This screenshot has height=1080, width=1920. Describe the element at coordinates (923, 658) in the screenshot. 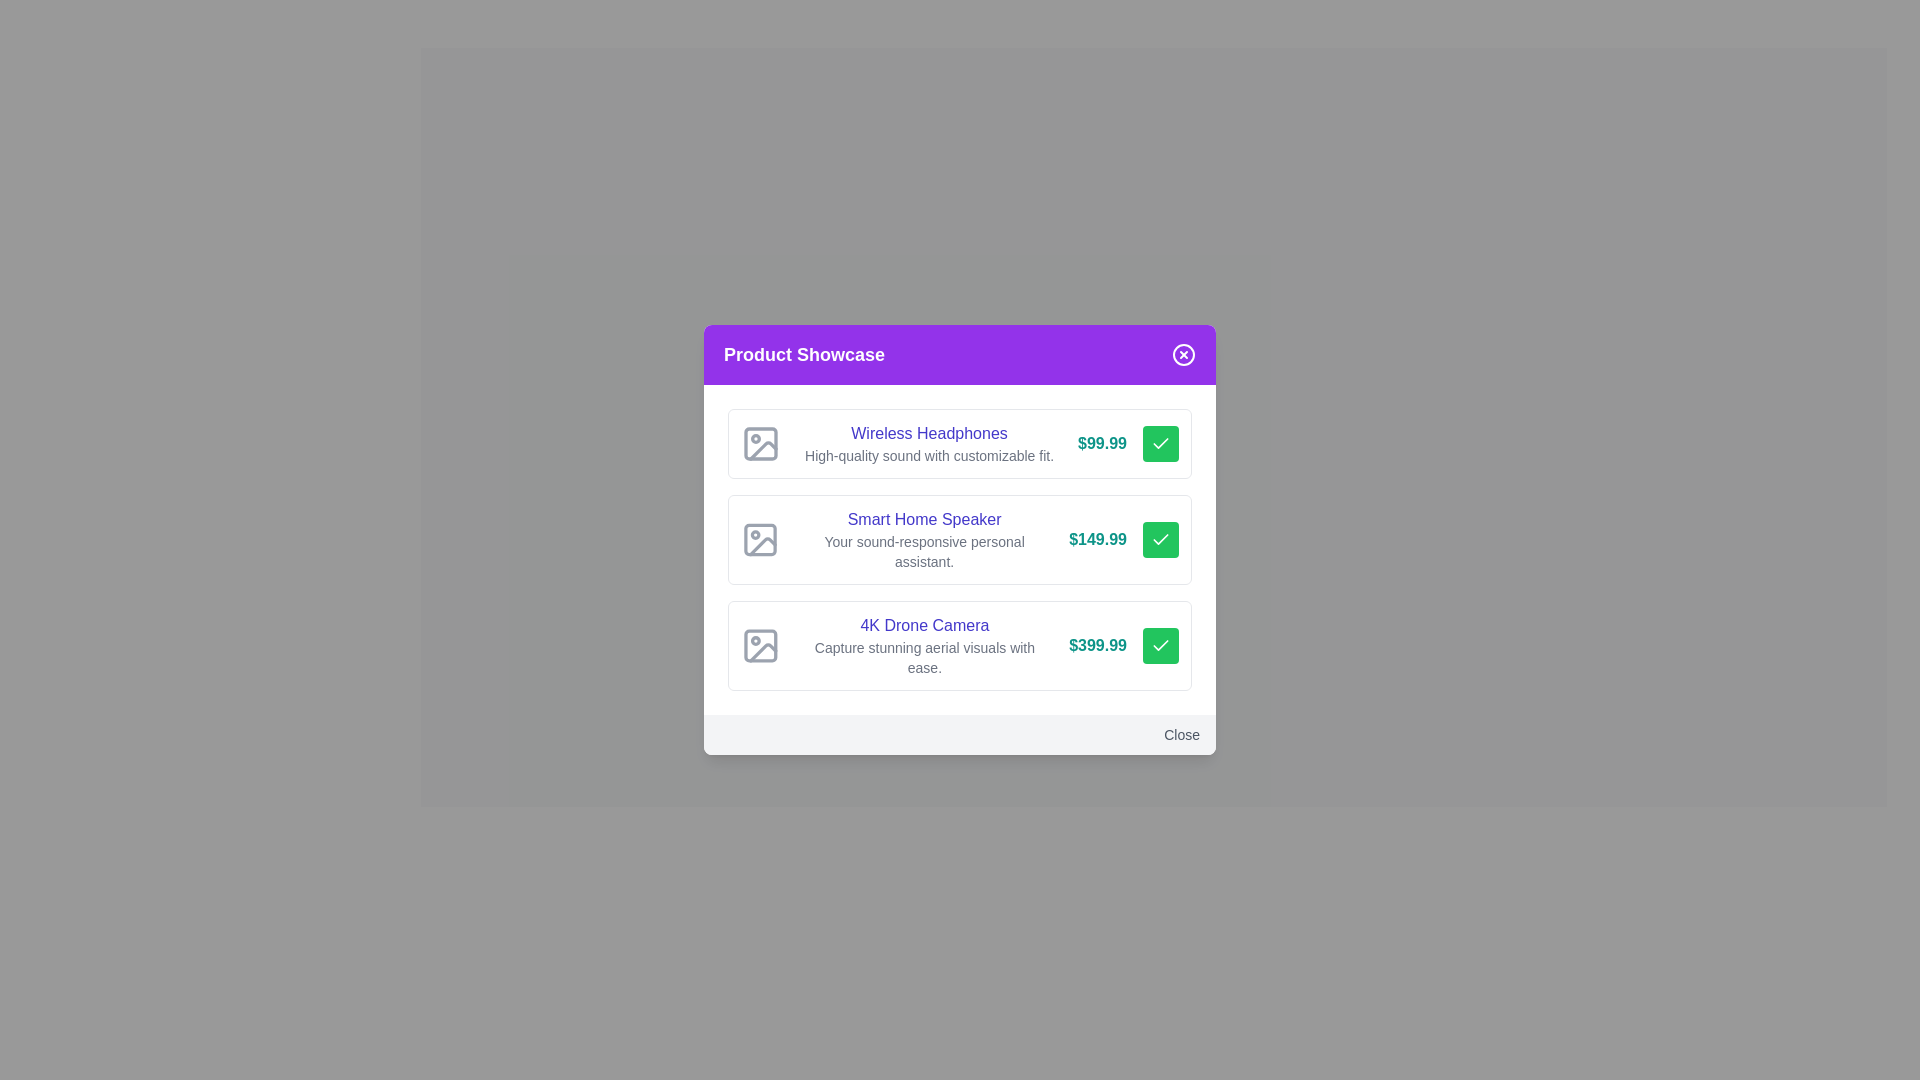

I see `the descriptive text of the product '4K Drone Camera', which is the second line of text in the product's information block` at that location.